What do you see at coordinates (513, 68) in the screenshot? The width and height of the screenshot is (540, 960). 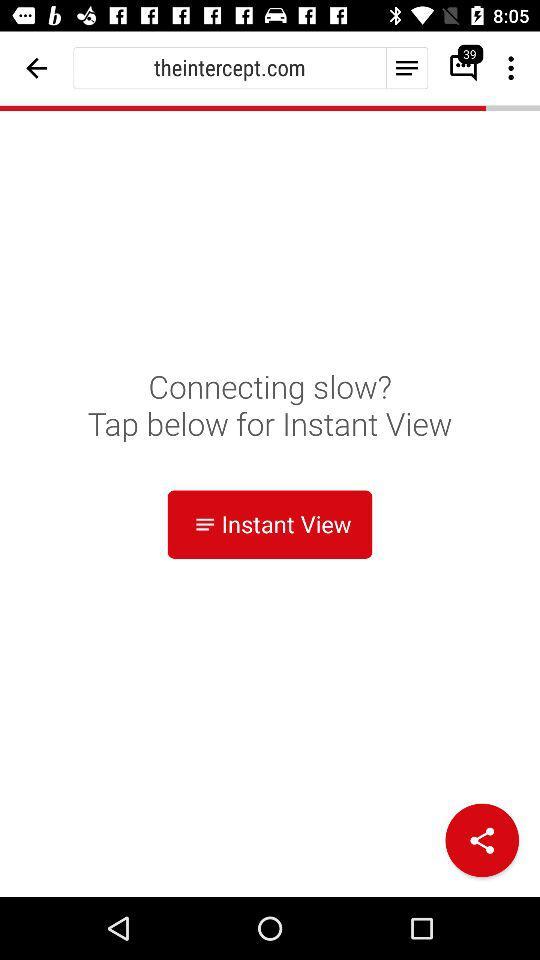 I see `the icon which is right to the message icon` at bounding box center [513, 68].